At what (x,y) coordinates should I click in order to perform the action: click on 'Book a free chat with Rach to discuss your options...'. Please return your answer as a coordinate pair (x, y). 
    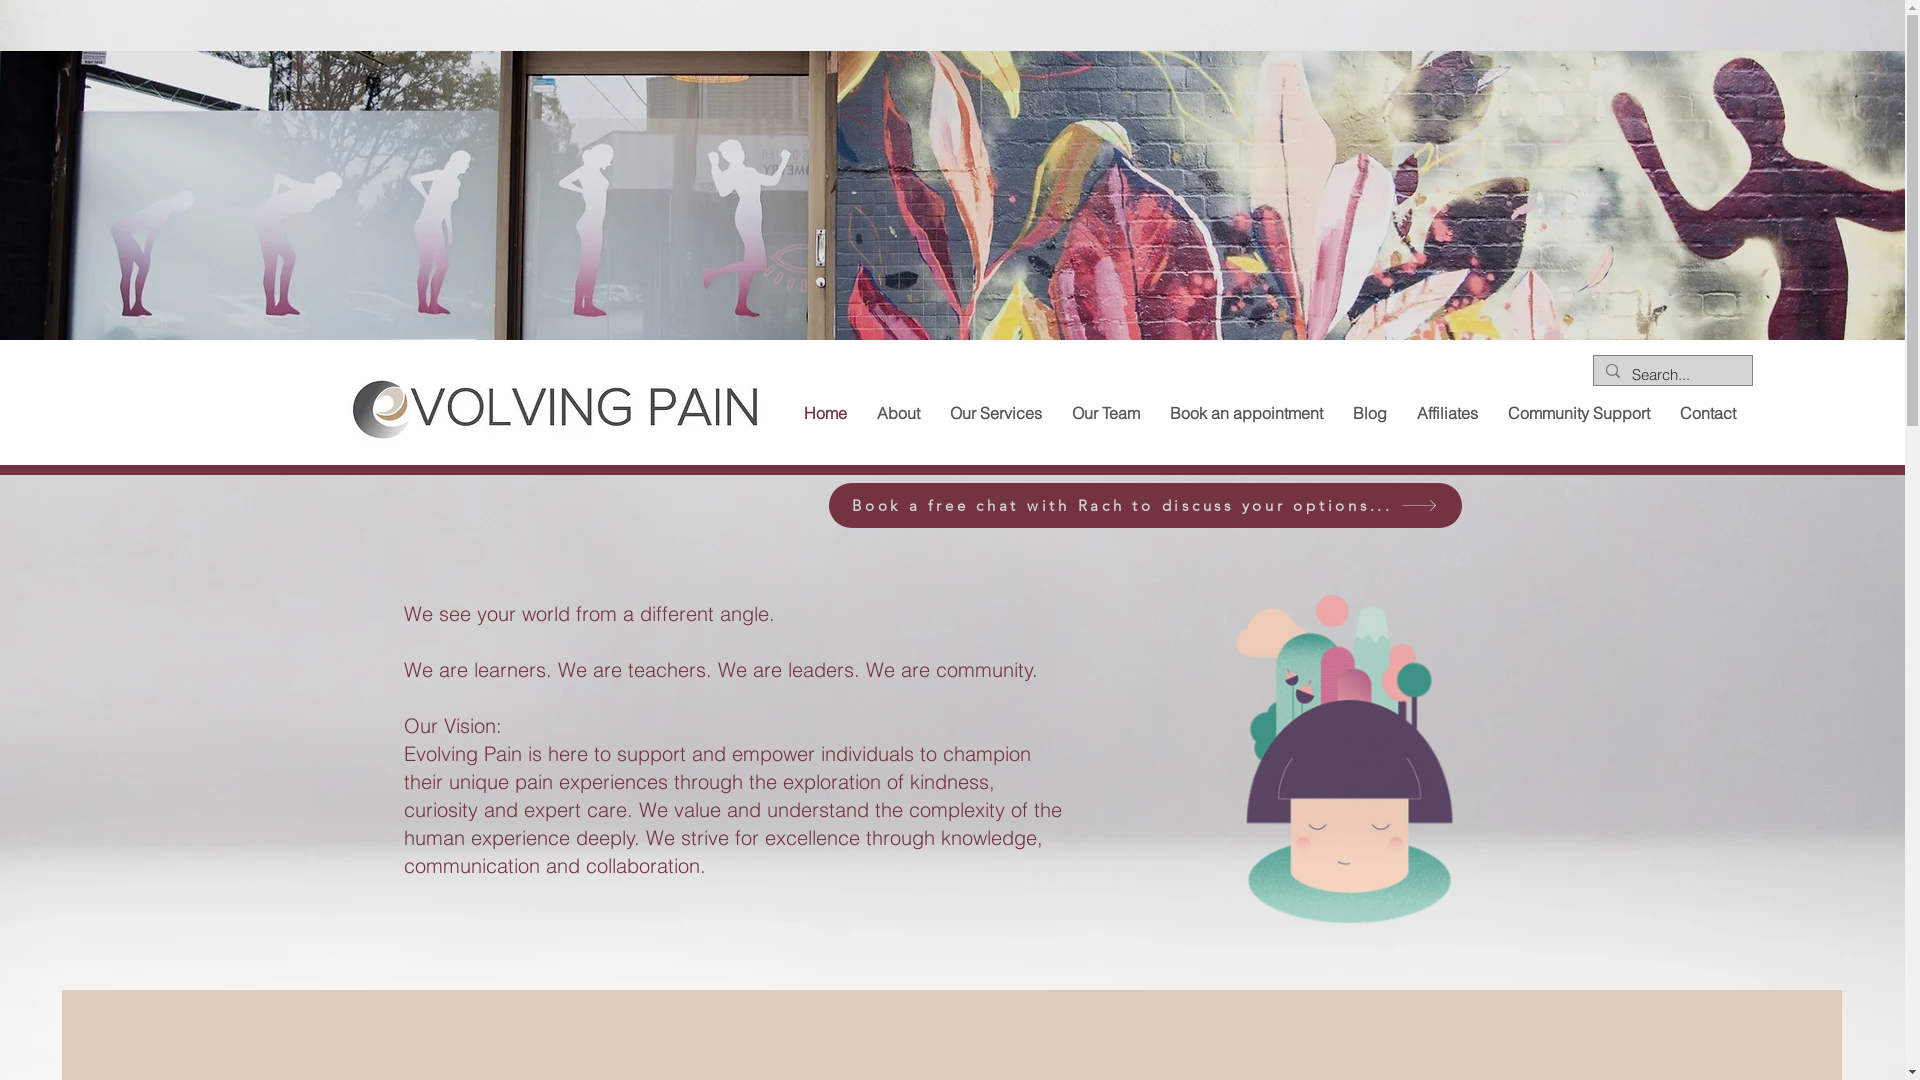
    Looking at the image, I should click on (828, 504).